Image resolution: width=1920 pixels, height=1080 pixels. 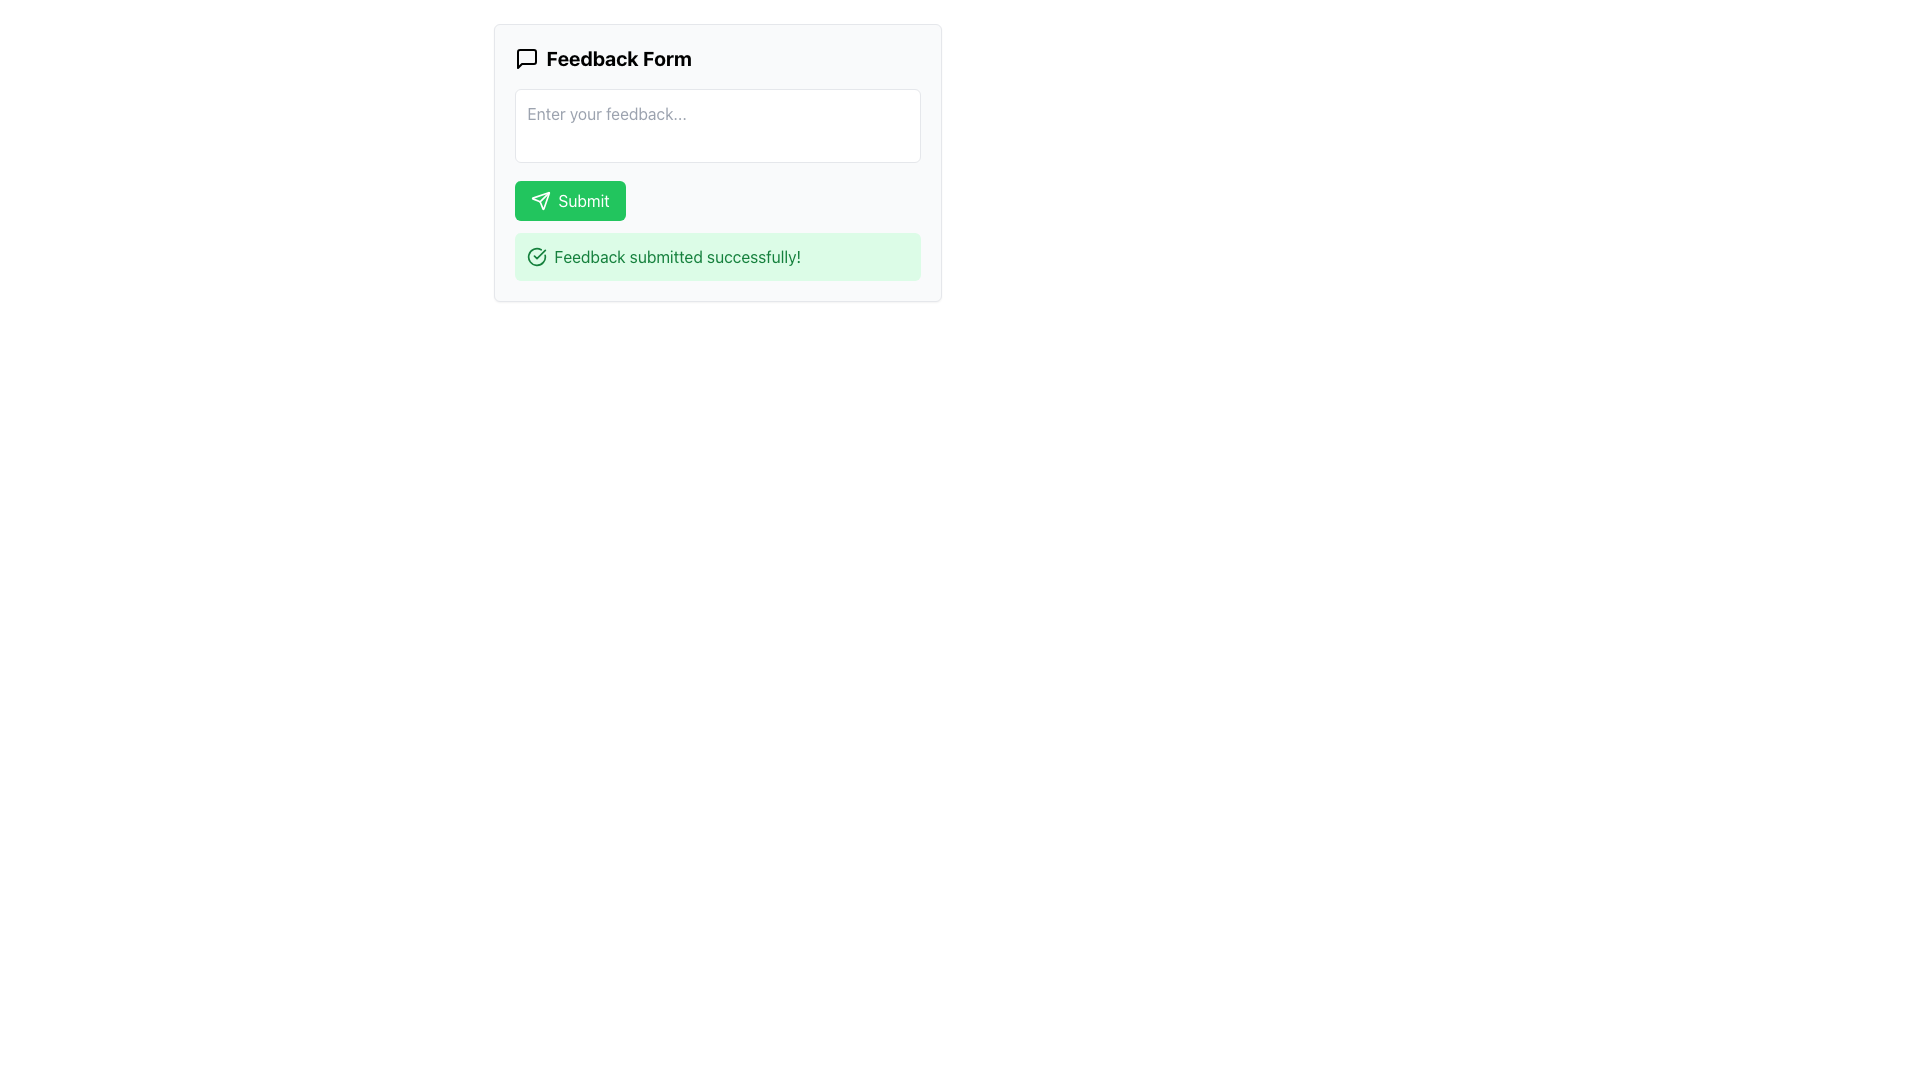 I want to click on the icon positioned directly to the left of the 'Feedback Form' text in the header section of the feedback form interface, so click(x=526, y=57).